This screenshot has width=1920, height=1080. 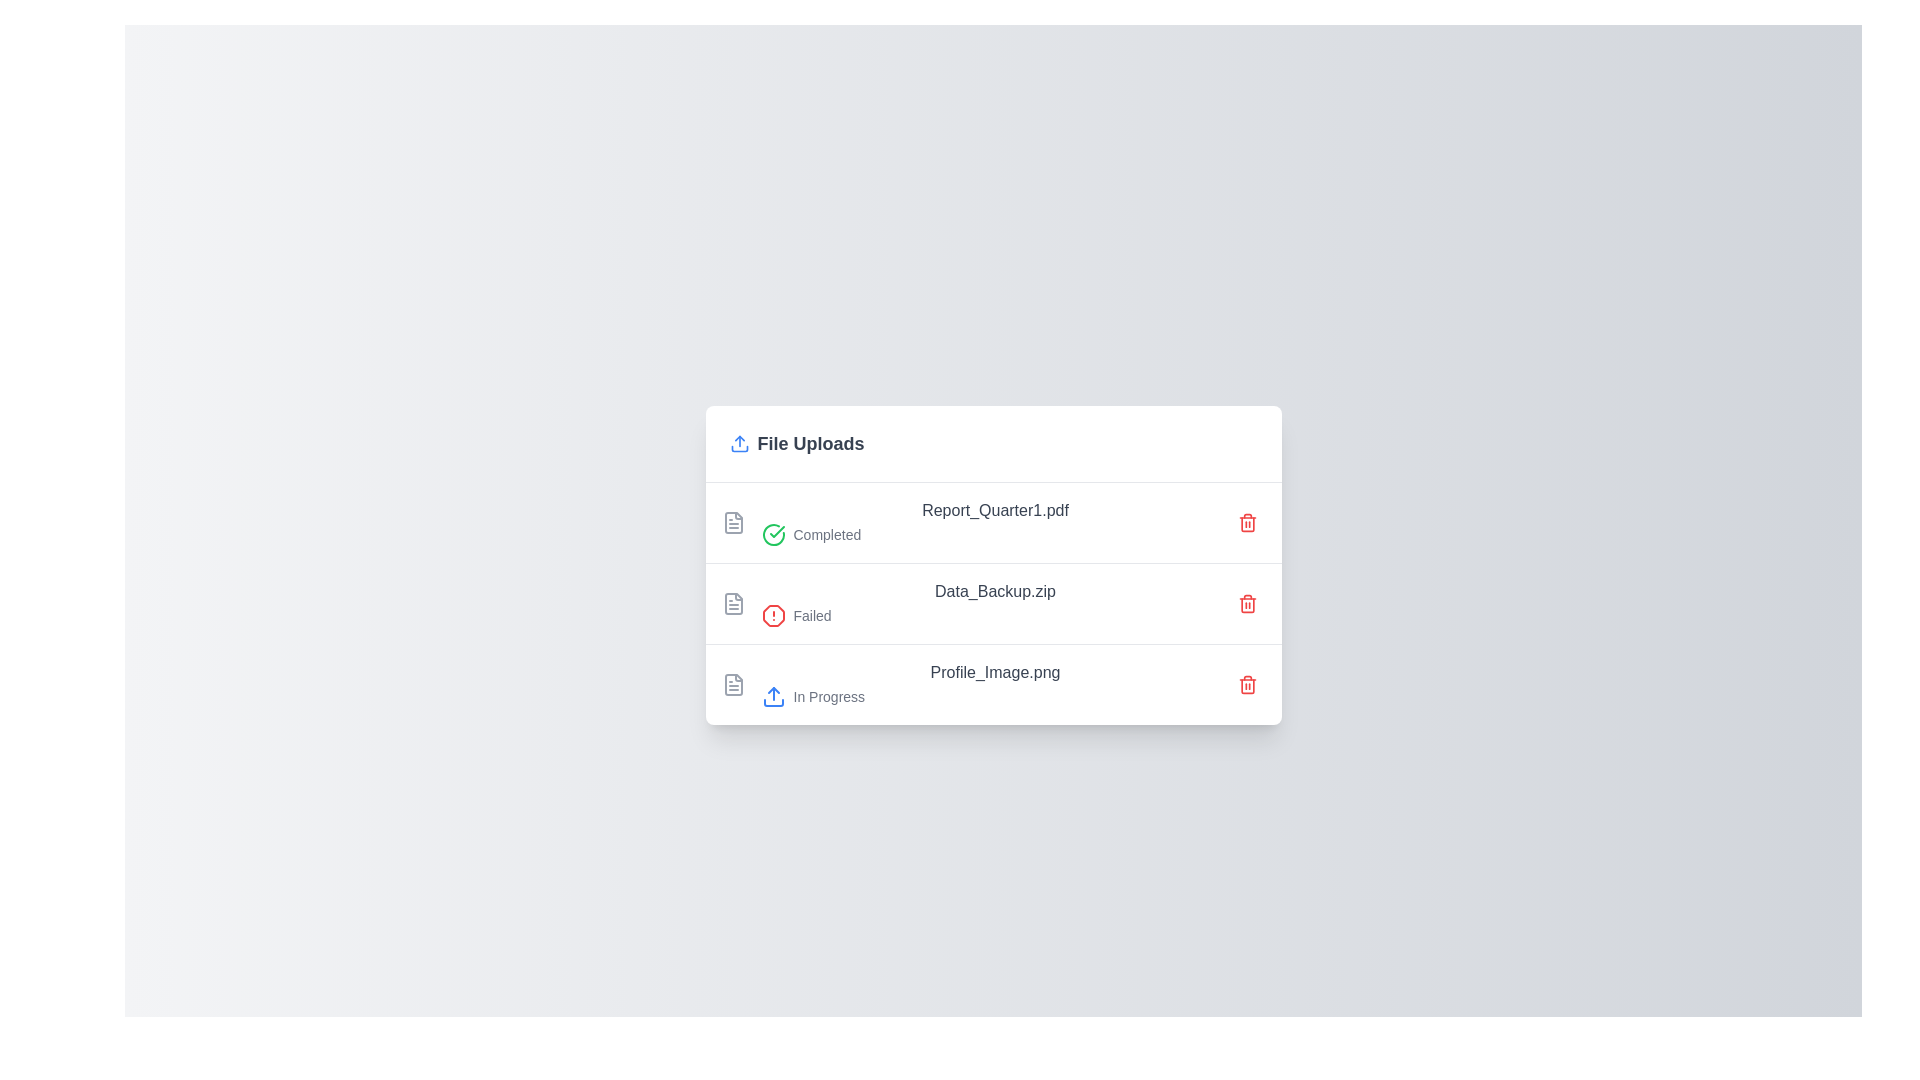 I want to click on file name for details on the second list item indicating a failed status for 'Data_Backup.zip' in the 'File Uploads' list, so click(x=993, y=601).